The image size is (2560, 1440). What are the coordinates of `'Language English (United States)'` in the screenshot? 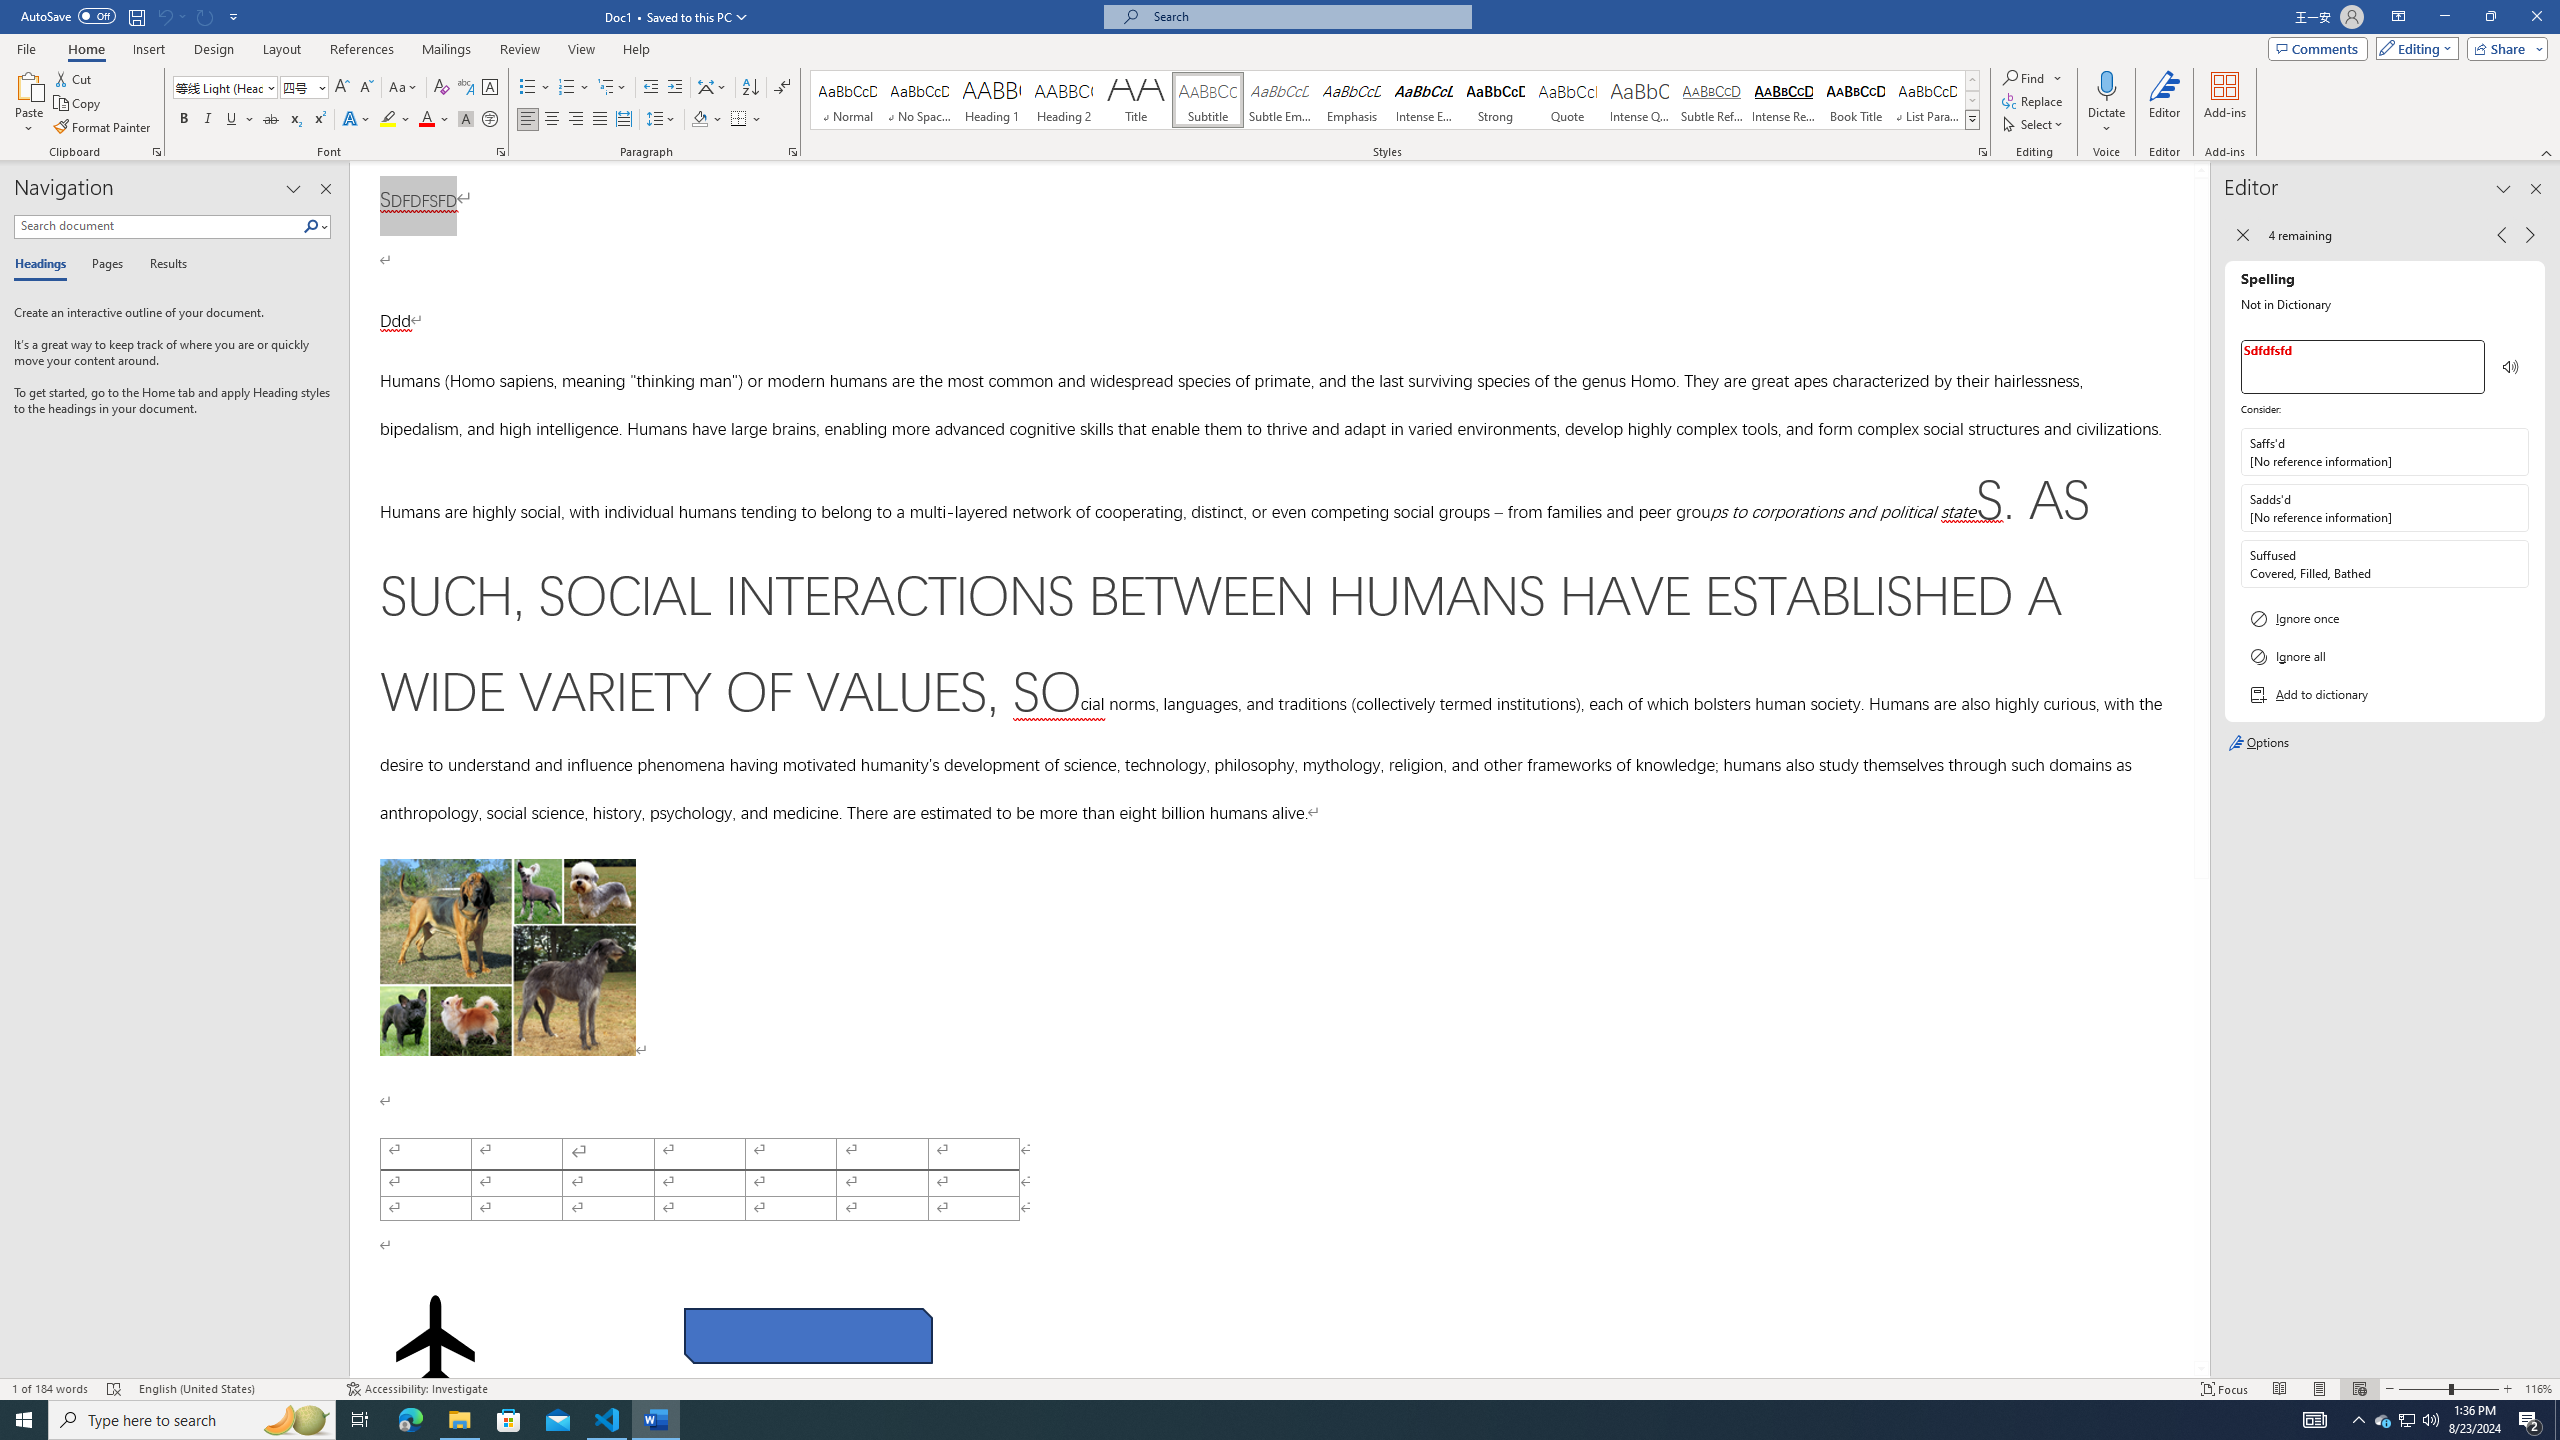 It's located at (232, 1389).